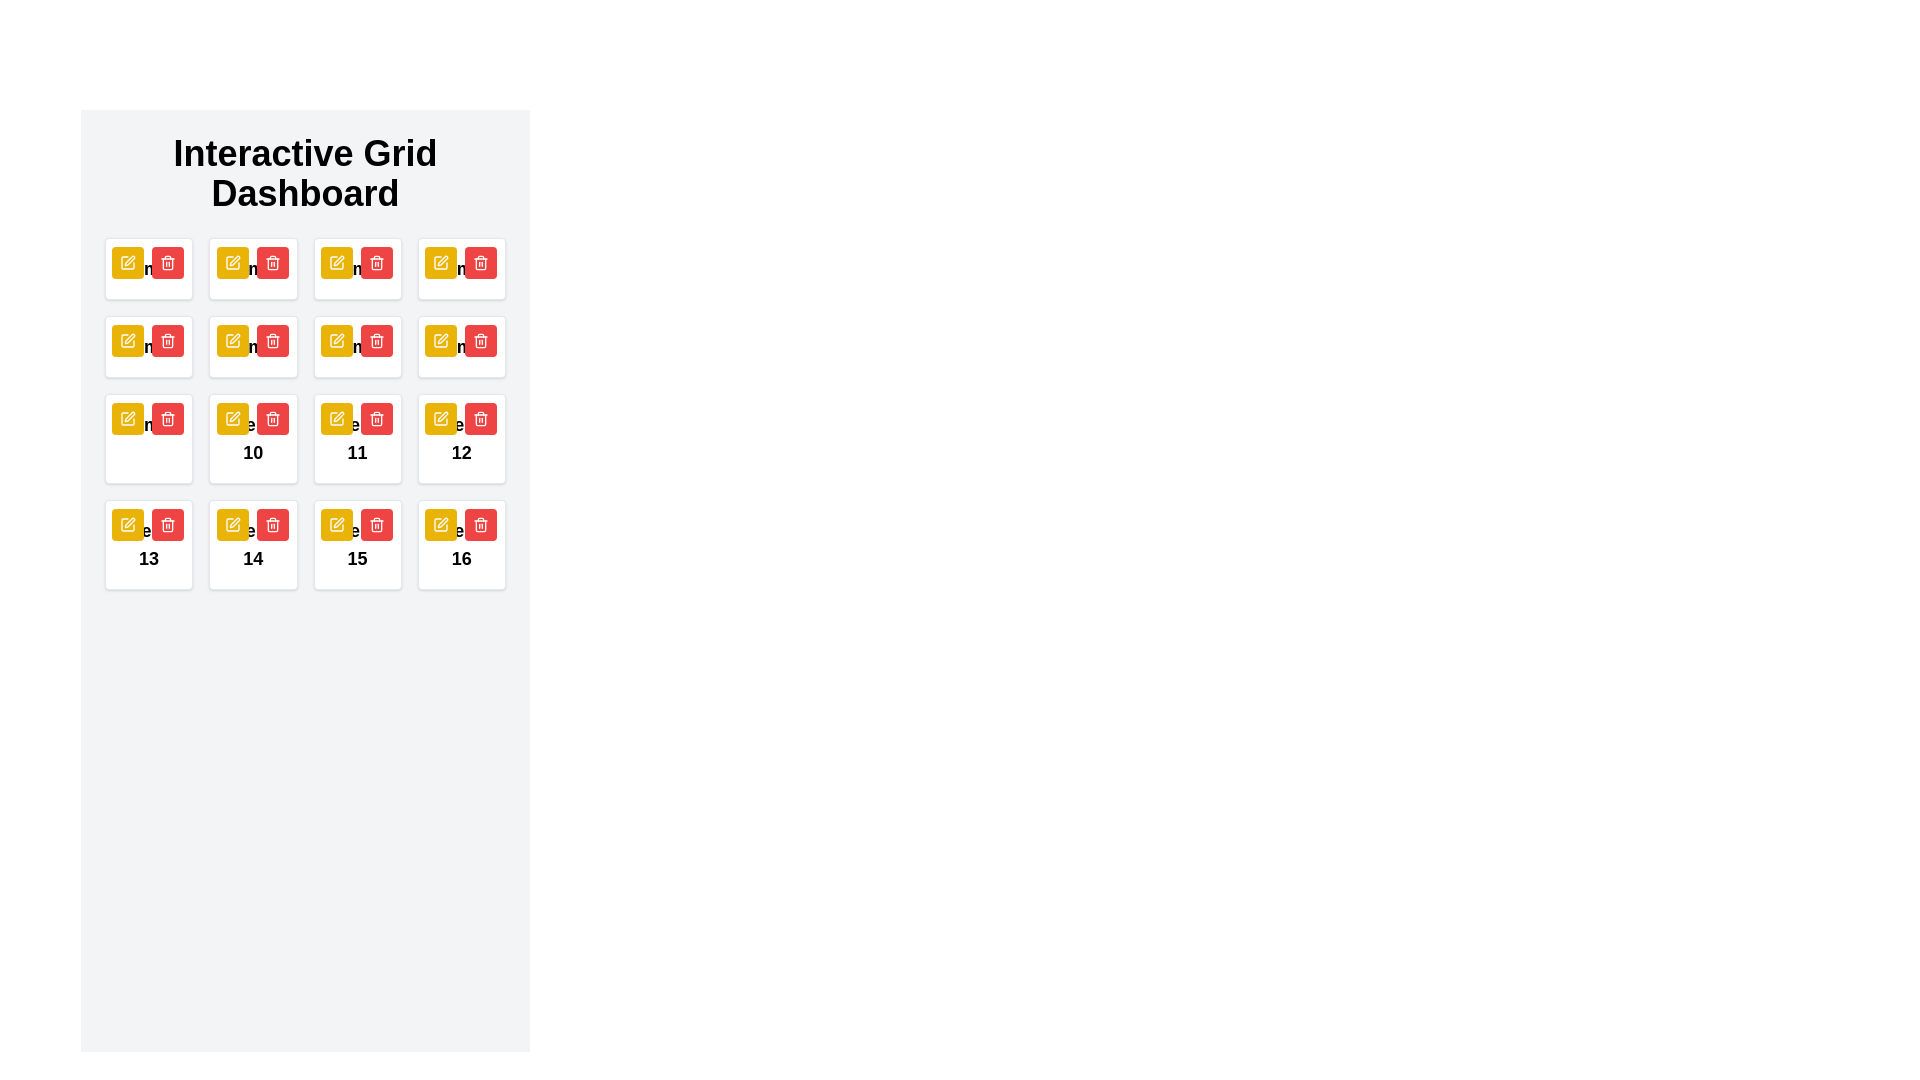  Describe the element at coordinates (336, 261) in the screenshot. I see `the Edit icon located in the yellow button with white text in the 3rd row and 1st column of the grid for keyboard interaction` at that location.